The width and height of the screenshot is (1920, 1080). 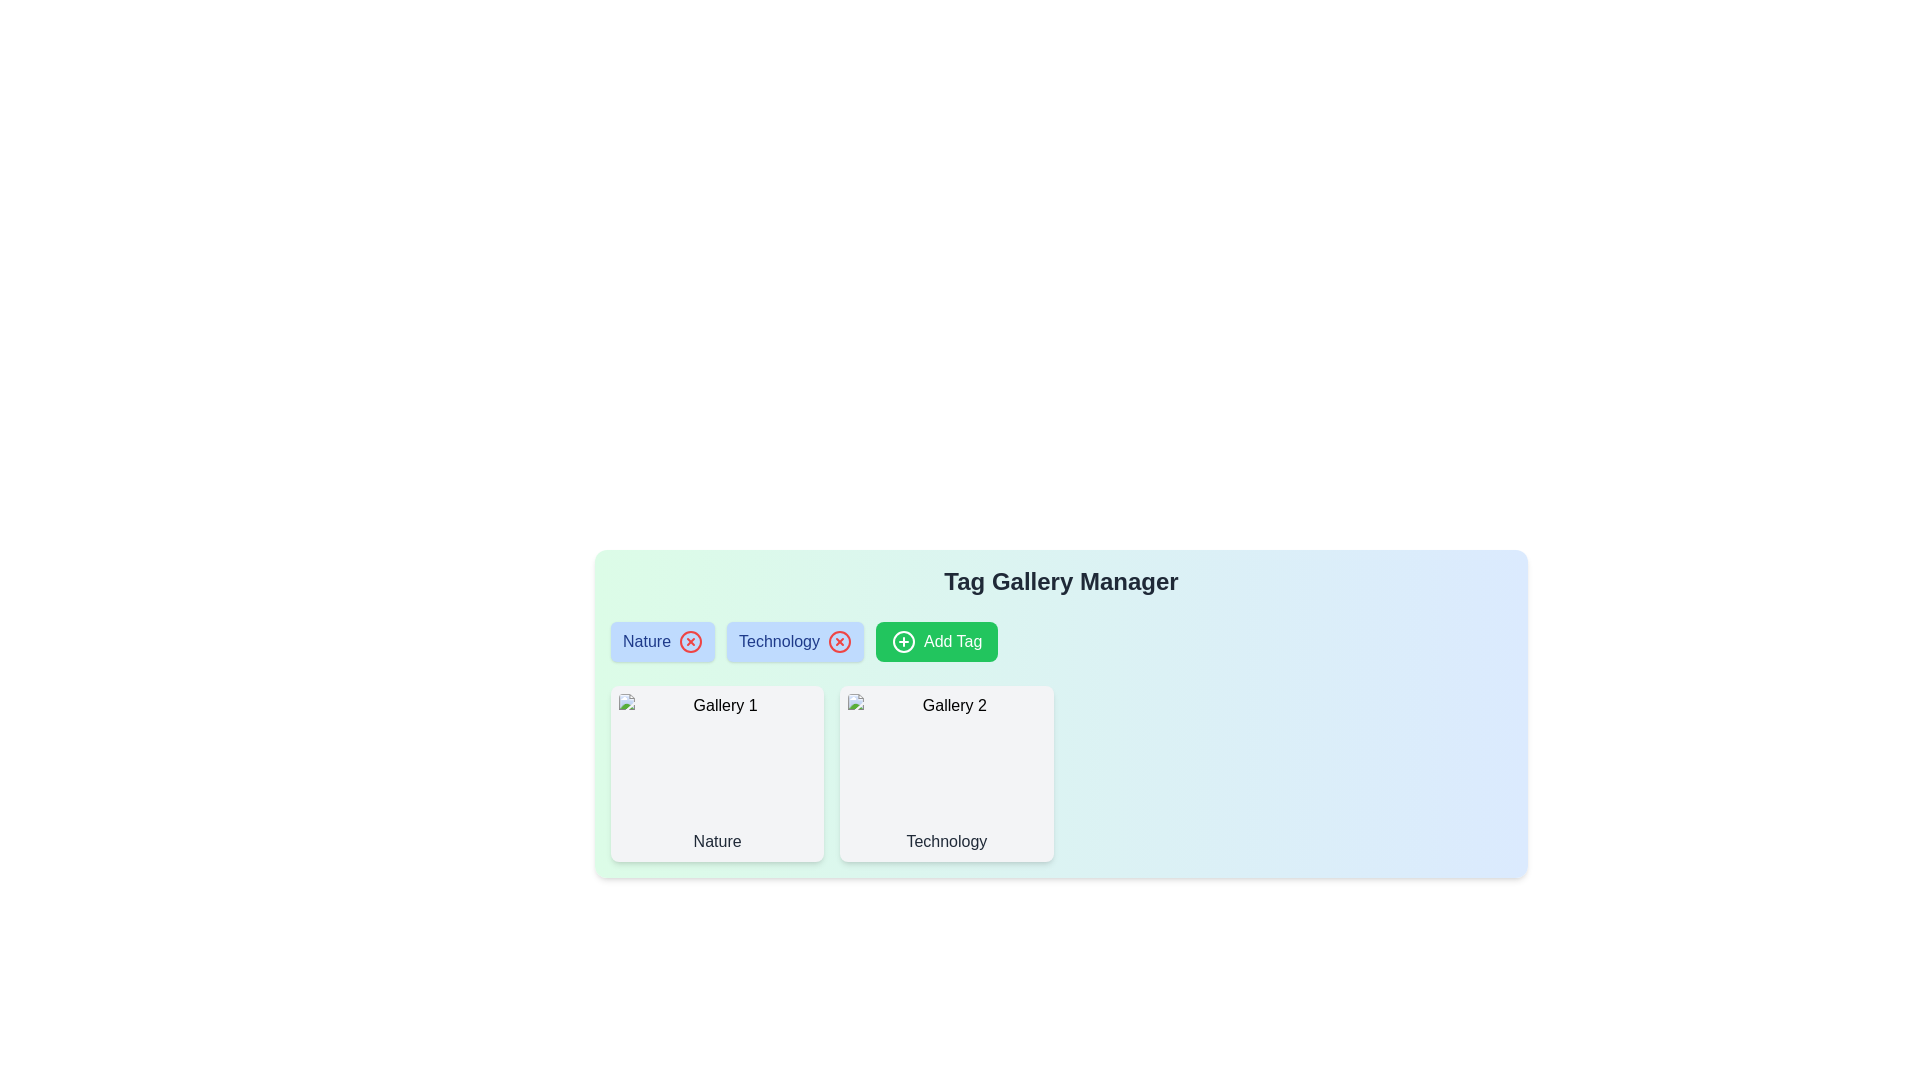 I want to click on the 'Technology' tag in the tag management system, so click(x=794, y=641).